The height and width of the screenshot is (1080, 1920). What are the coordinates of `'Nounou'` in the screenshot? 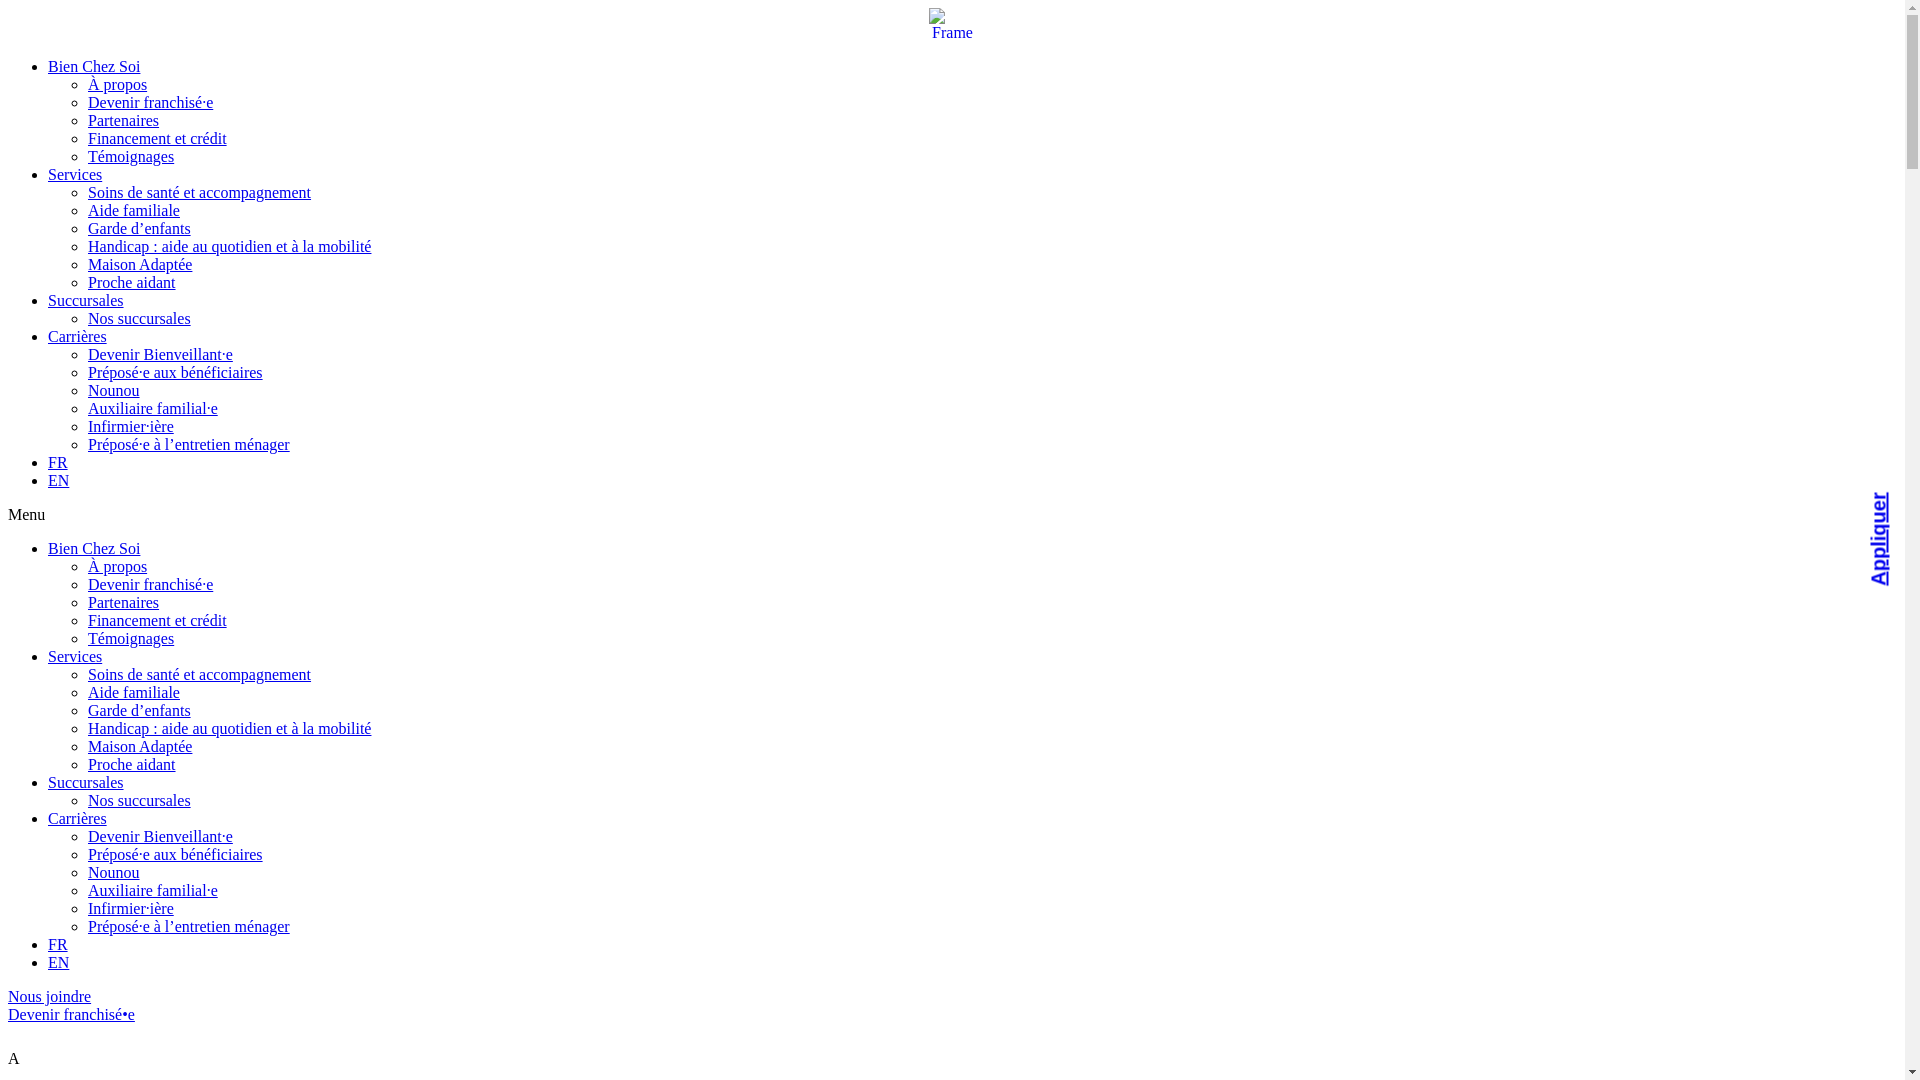 It's located at (113, 871).